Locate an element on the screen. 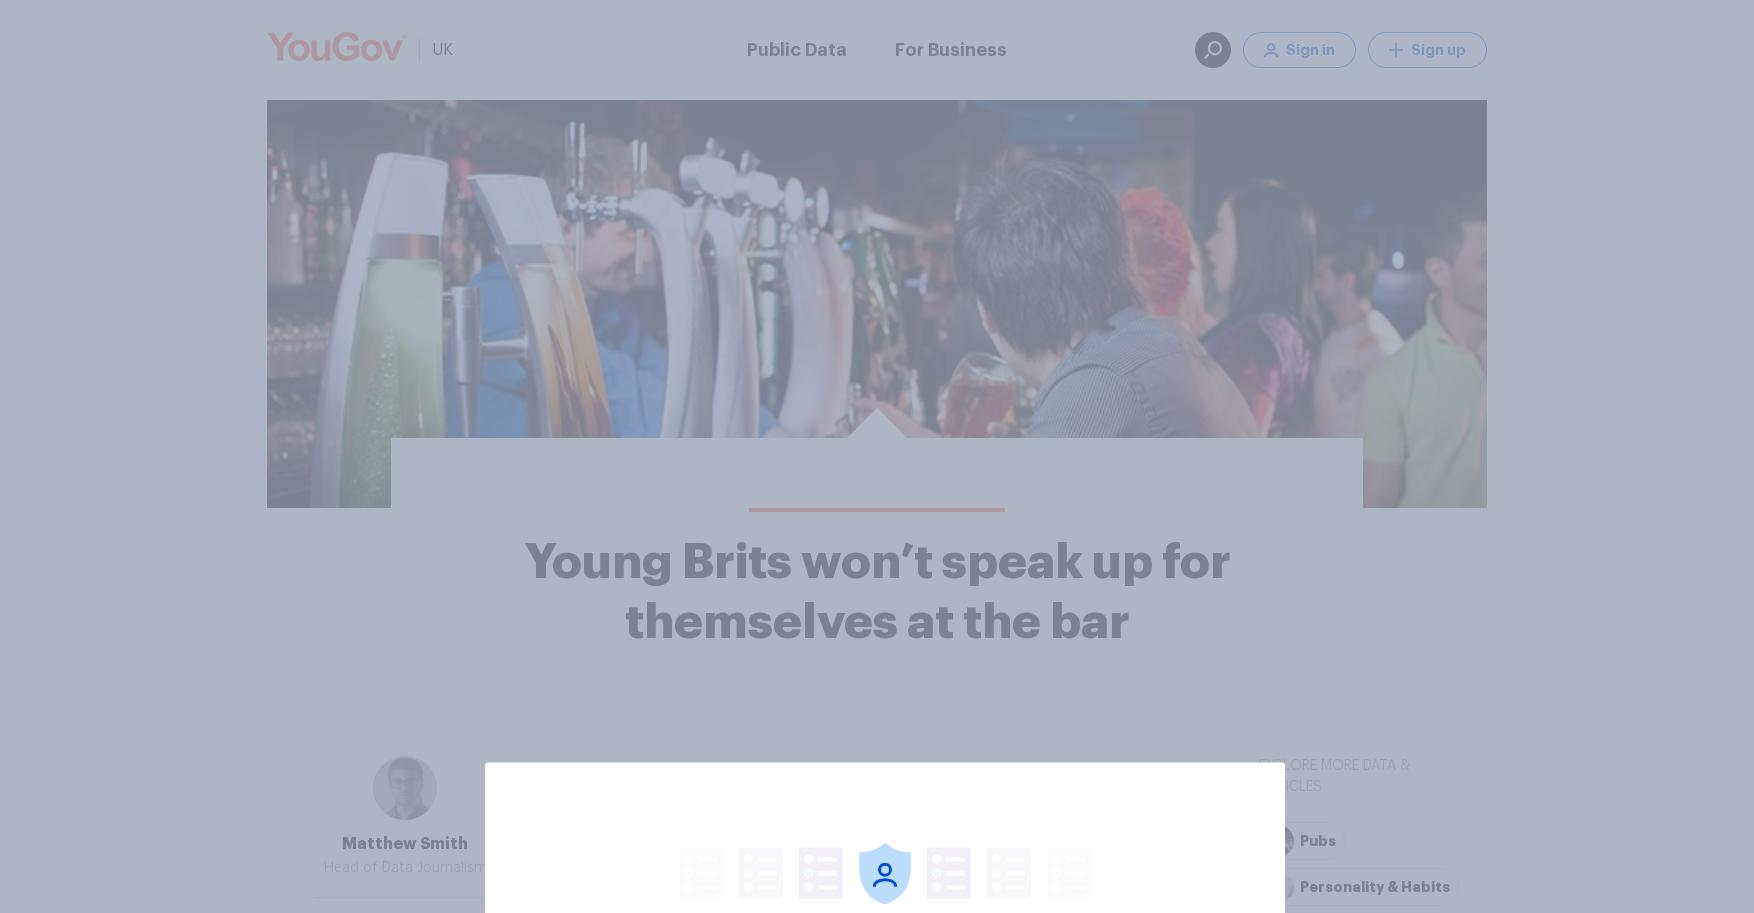  'UK' is located at coordinates (432, 49).